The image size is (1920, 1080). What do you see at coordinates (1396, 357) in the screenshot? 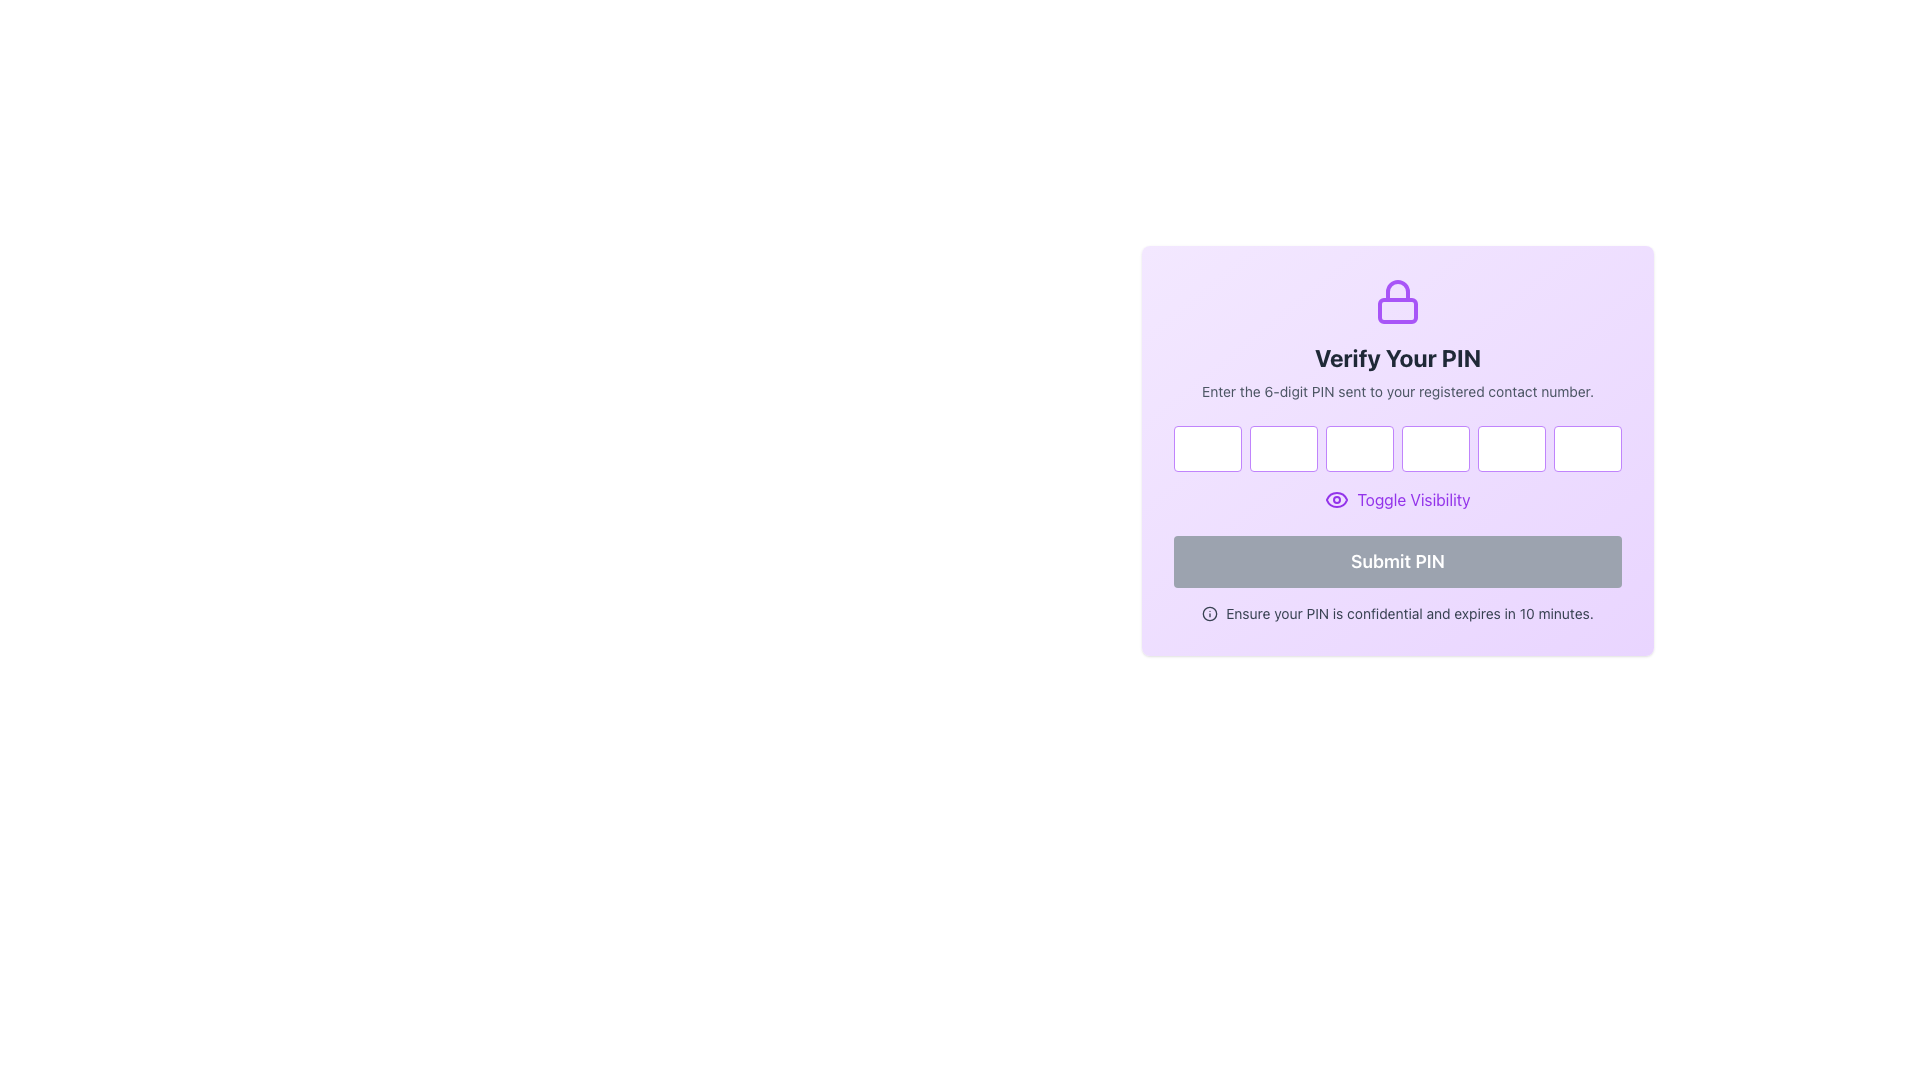
I see `the informational Text label that serves as the title for the PIN verification form, positioned below an icon and above a smaller explanatory text` at bounding box center [1396, 357].